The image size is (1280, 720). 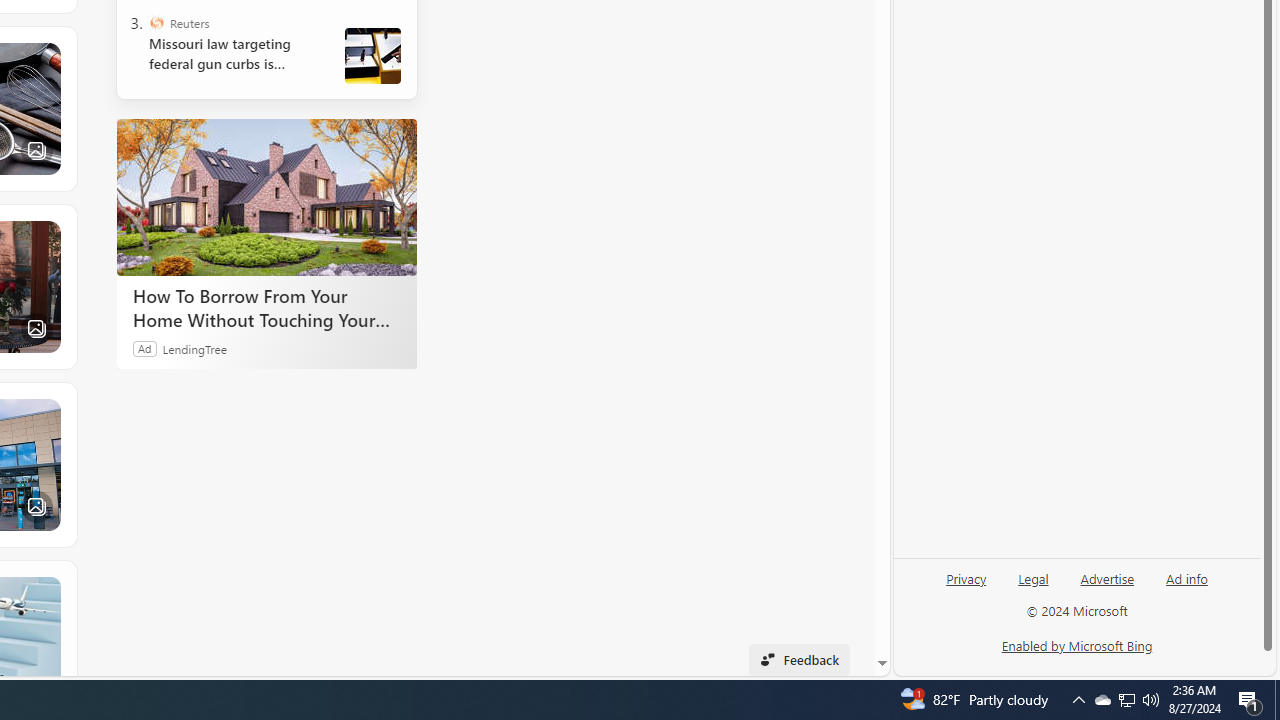 What do you see at coordinates (195, 347) in the screenshot?
I see `'LendingTree'` at bounding box center [195, 347].